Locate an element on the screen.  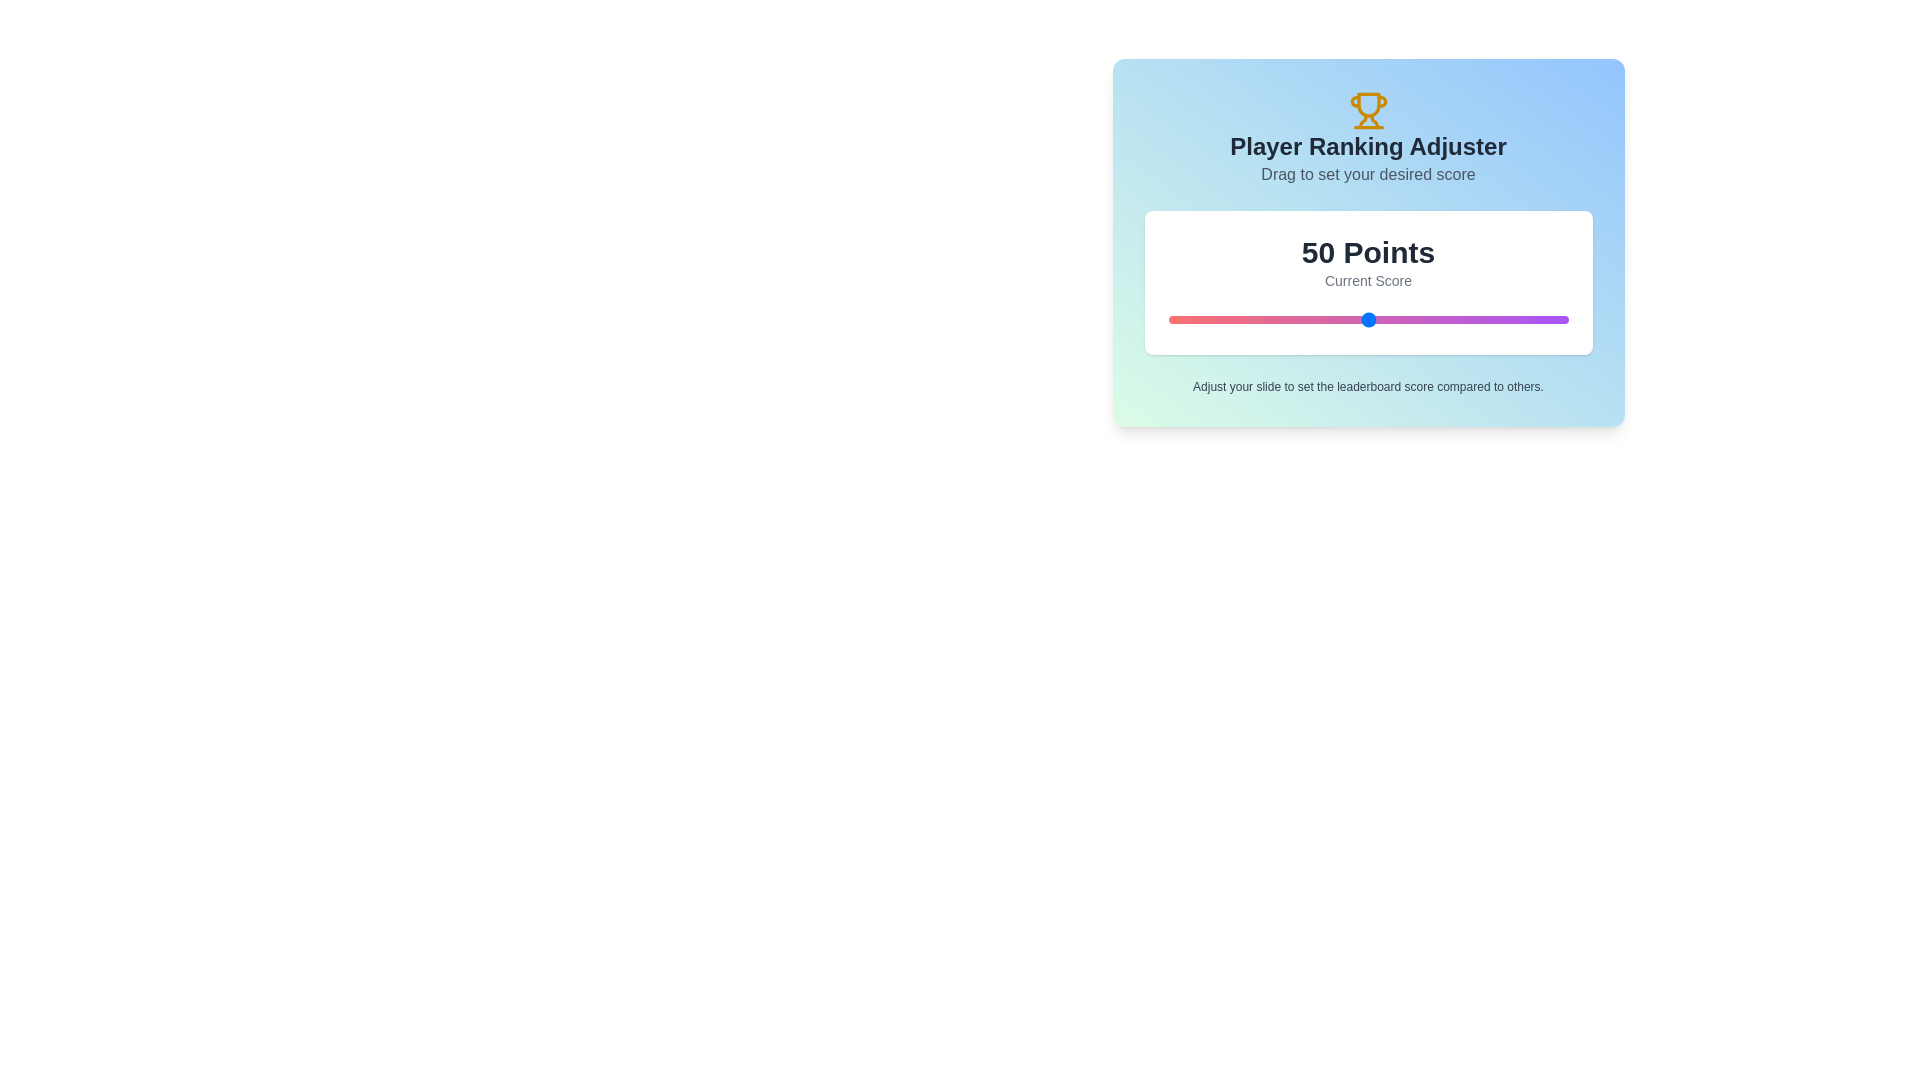
the slider to set the score to 33 is located at coordinates (1300, 319).